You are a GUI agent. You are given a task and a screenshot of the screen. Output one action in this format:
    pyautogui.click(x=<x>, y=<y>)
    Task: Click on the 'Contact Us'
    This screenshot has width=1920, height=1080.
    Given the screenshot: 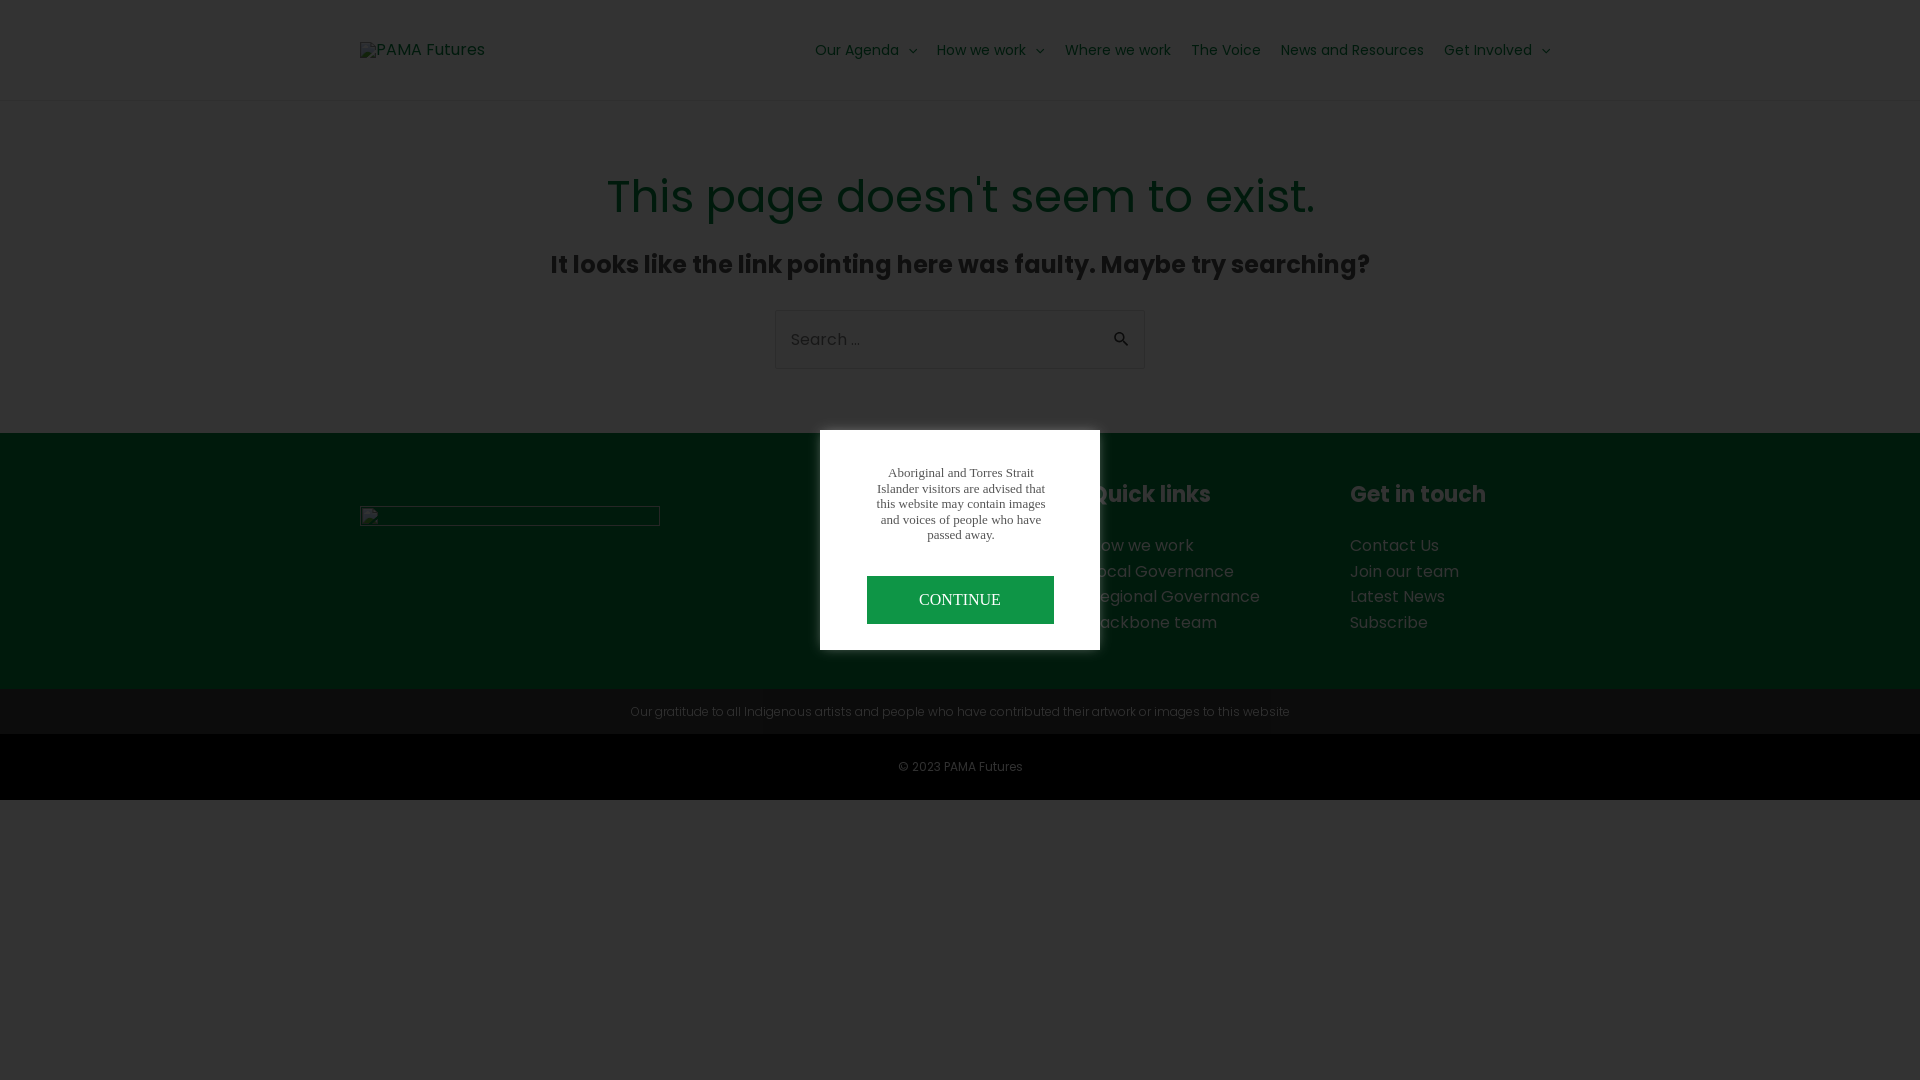 What is the action you would take?
    pyautogui.click(x=1393, y=545)
    